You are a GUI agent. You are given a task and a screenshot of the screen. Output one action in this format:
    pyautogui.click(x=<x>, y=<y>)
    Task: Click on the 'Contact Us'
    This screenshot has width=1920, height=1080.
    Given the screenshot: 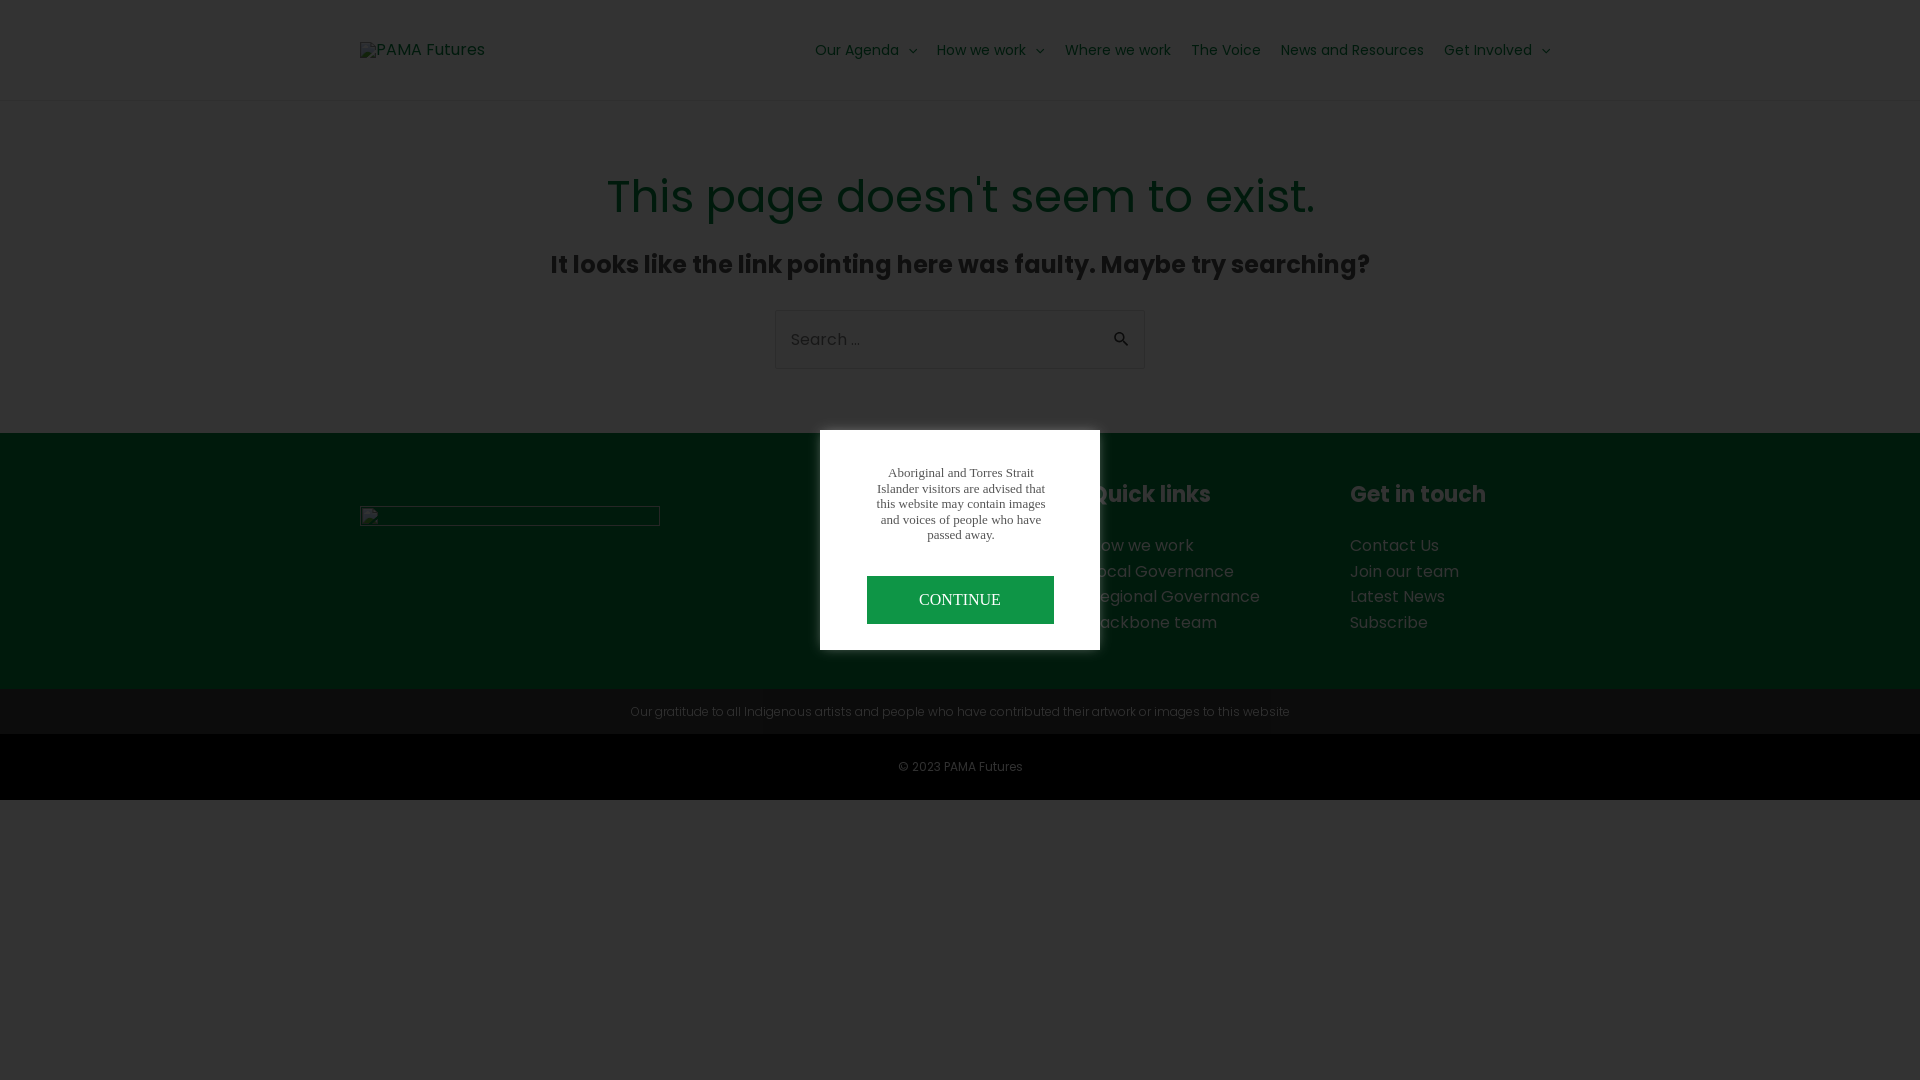 What is the action you would take?
    pyautogui.click(x=1393, y=545)
    